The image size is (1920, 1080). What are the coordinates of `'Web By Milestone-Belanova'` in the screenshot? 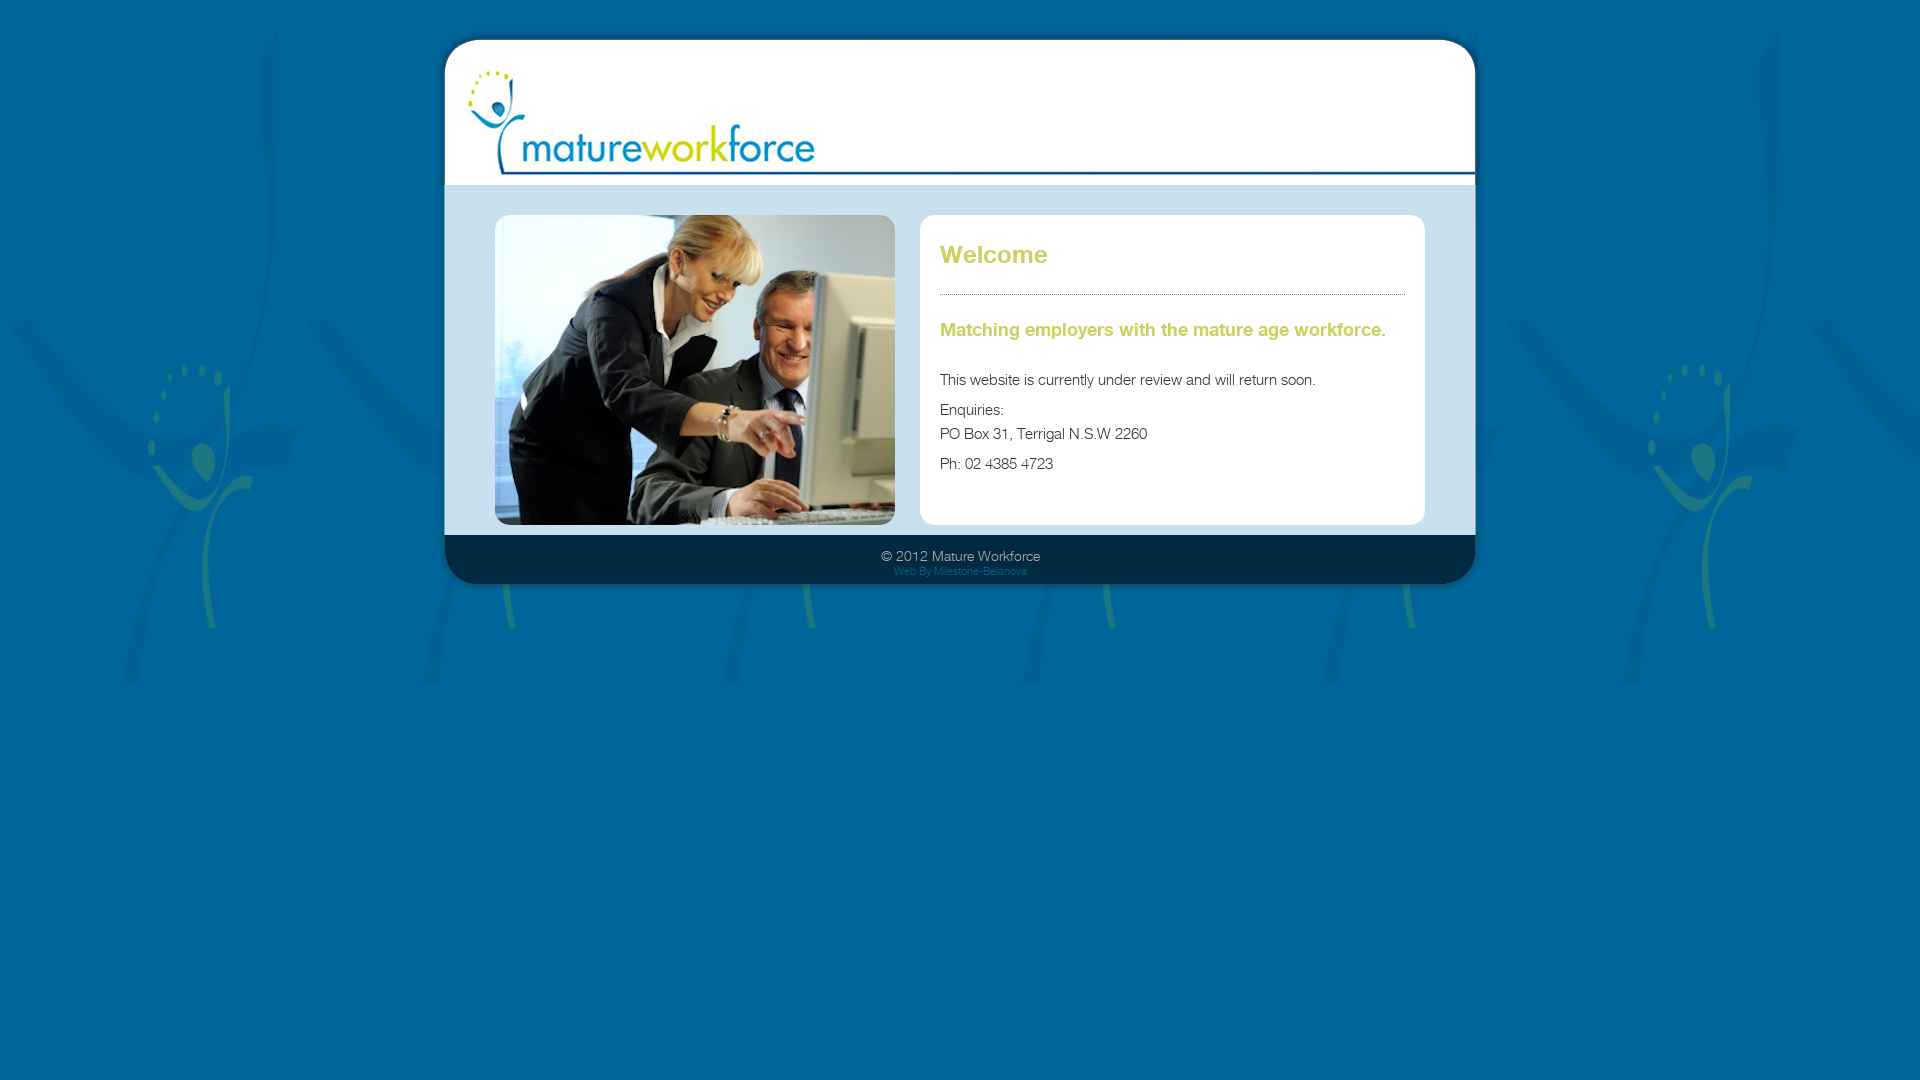 It's located at (960, 570).